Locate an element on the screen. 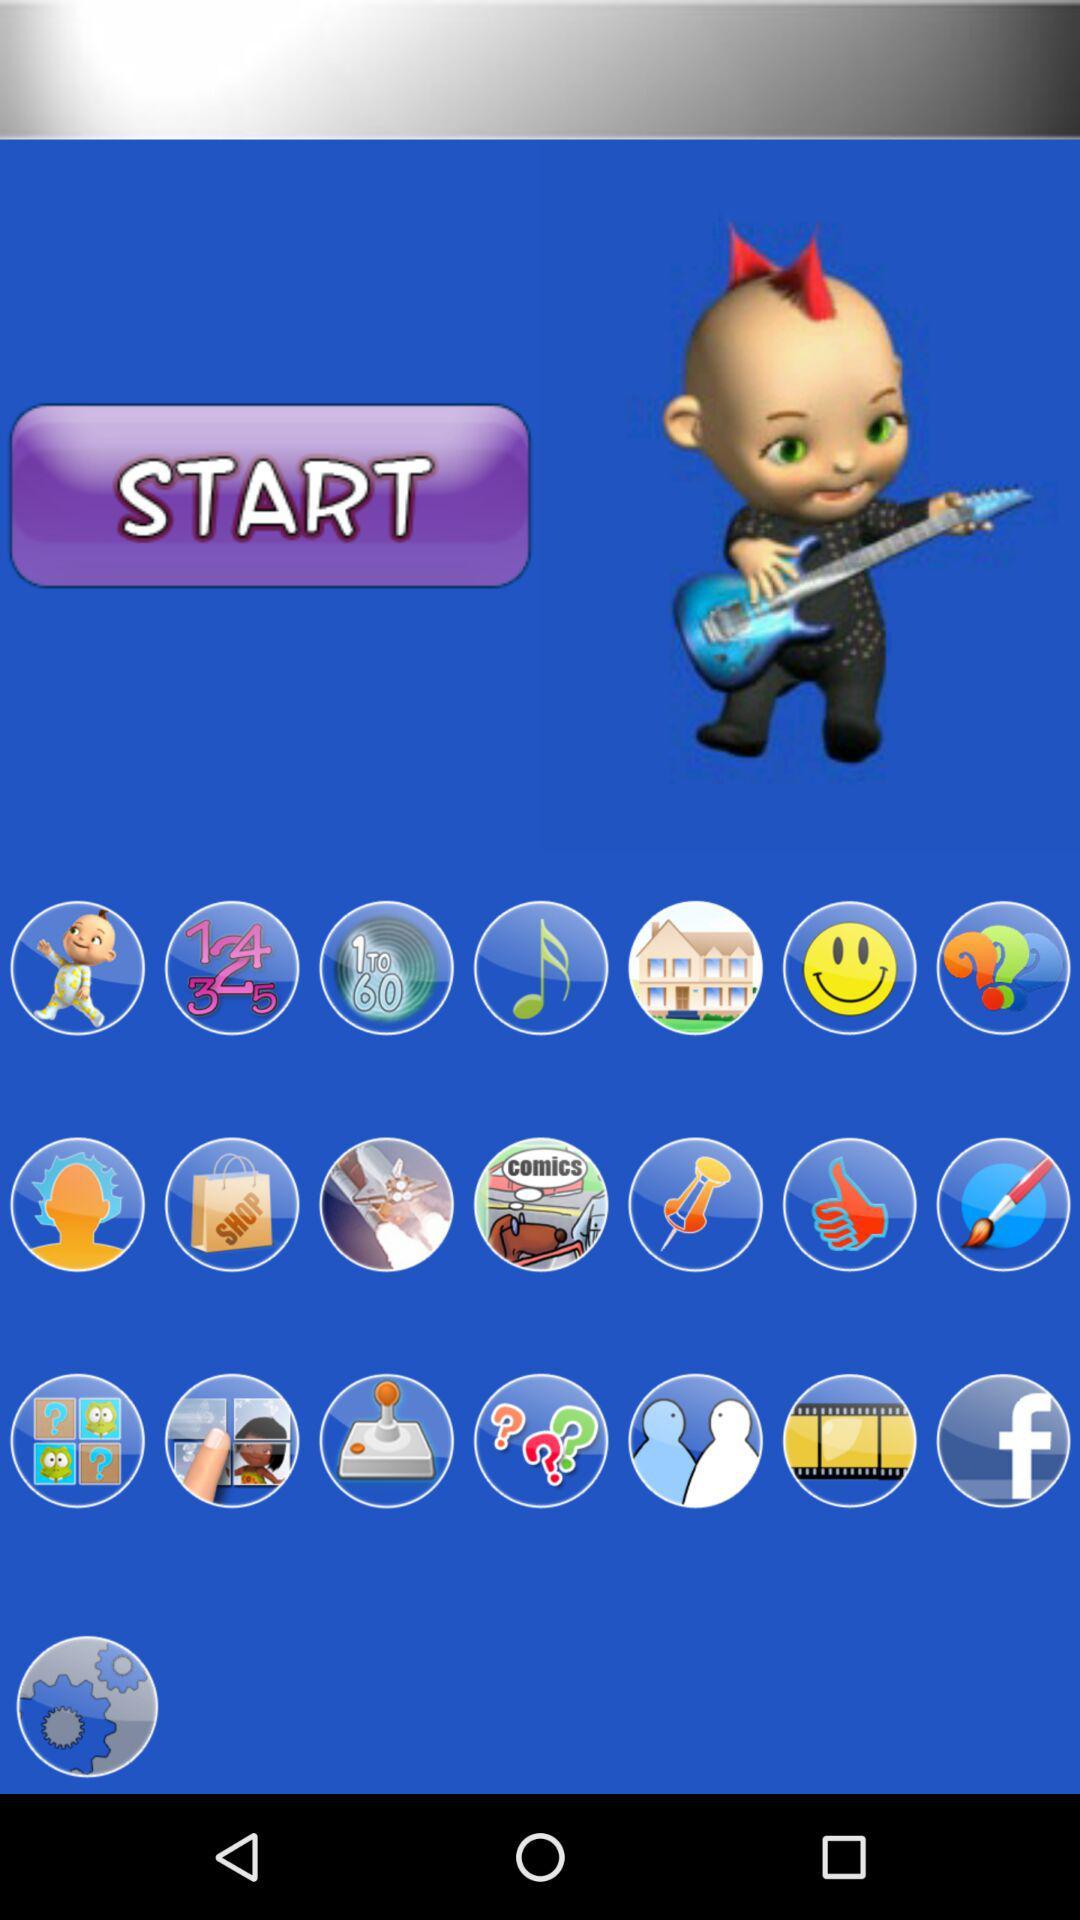 The width and height of the screenshot is (1080, 1920). choose pin is located at coordinates (694, 1203).